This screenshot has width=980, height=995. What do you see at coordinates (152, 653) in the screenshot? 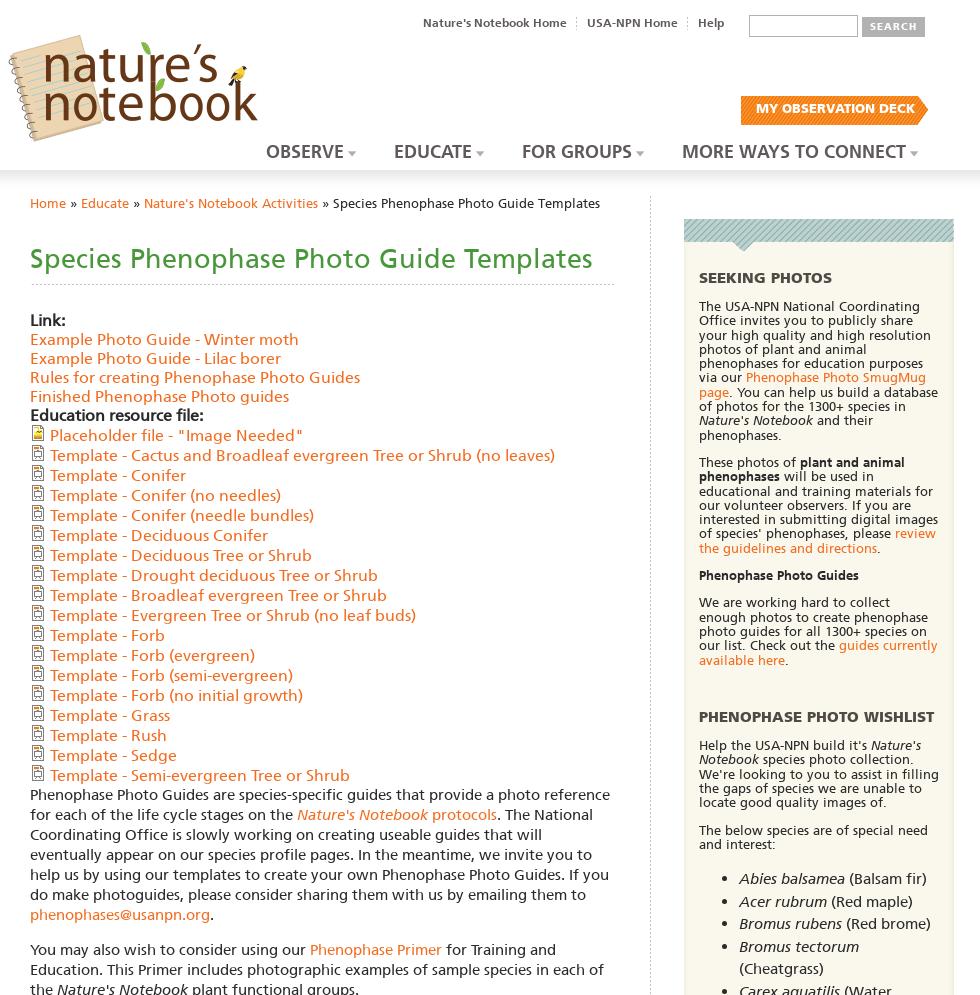
I see `'Template - Forb (evergreen)'` at bounding box center [152, 653].